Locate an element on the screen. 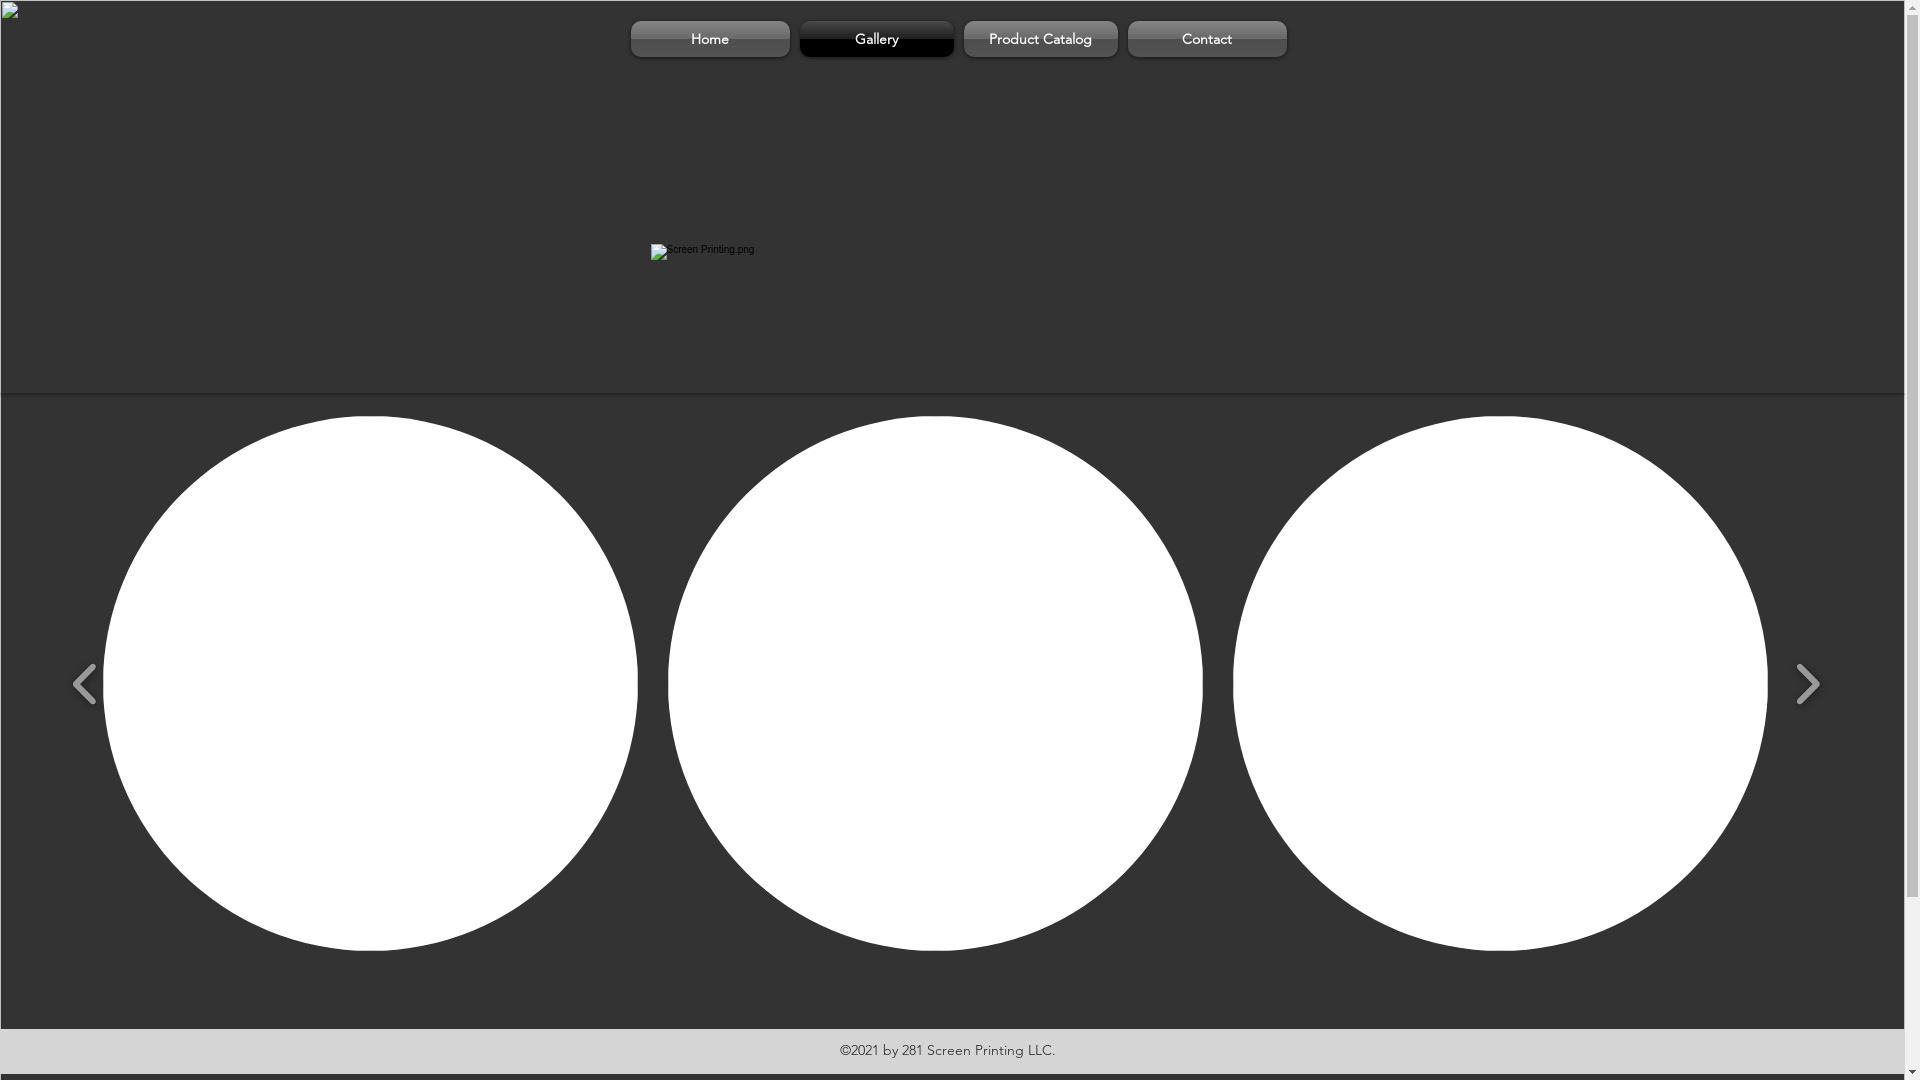 The image size is (1920, 1080). 'Gallery' is located at coordinates (875, 38).